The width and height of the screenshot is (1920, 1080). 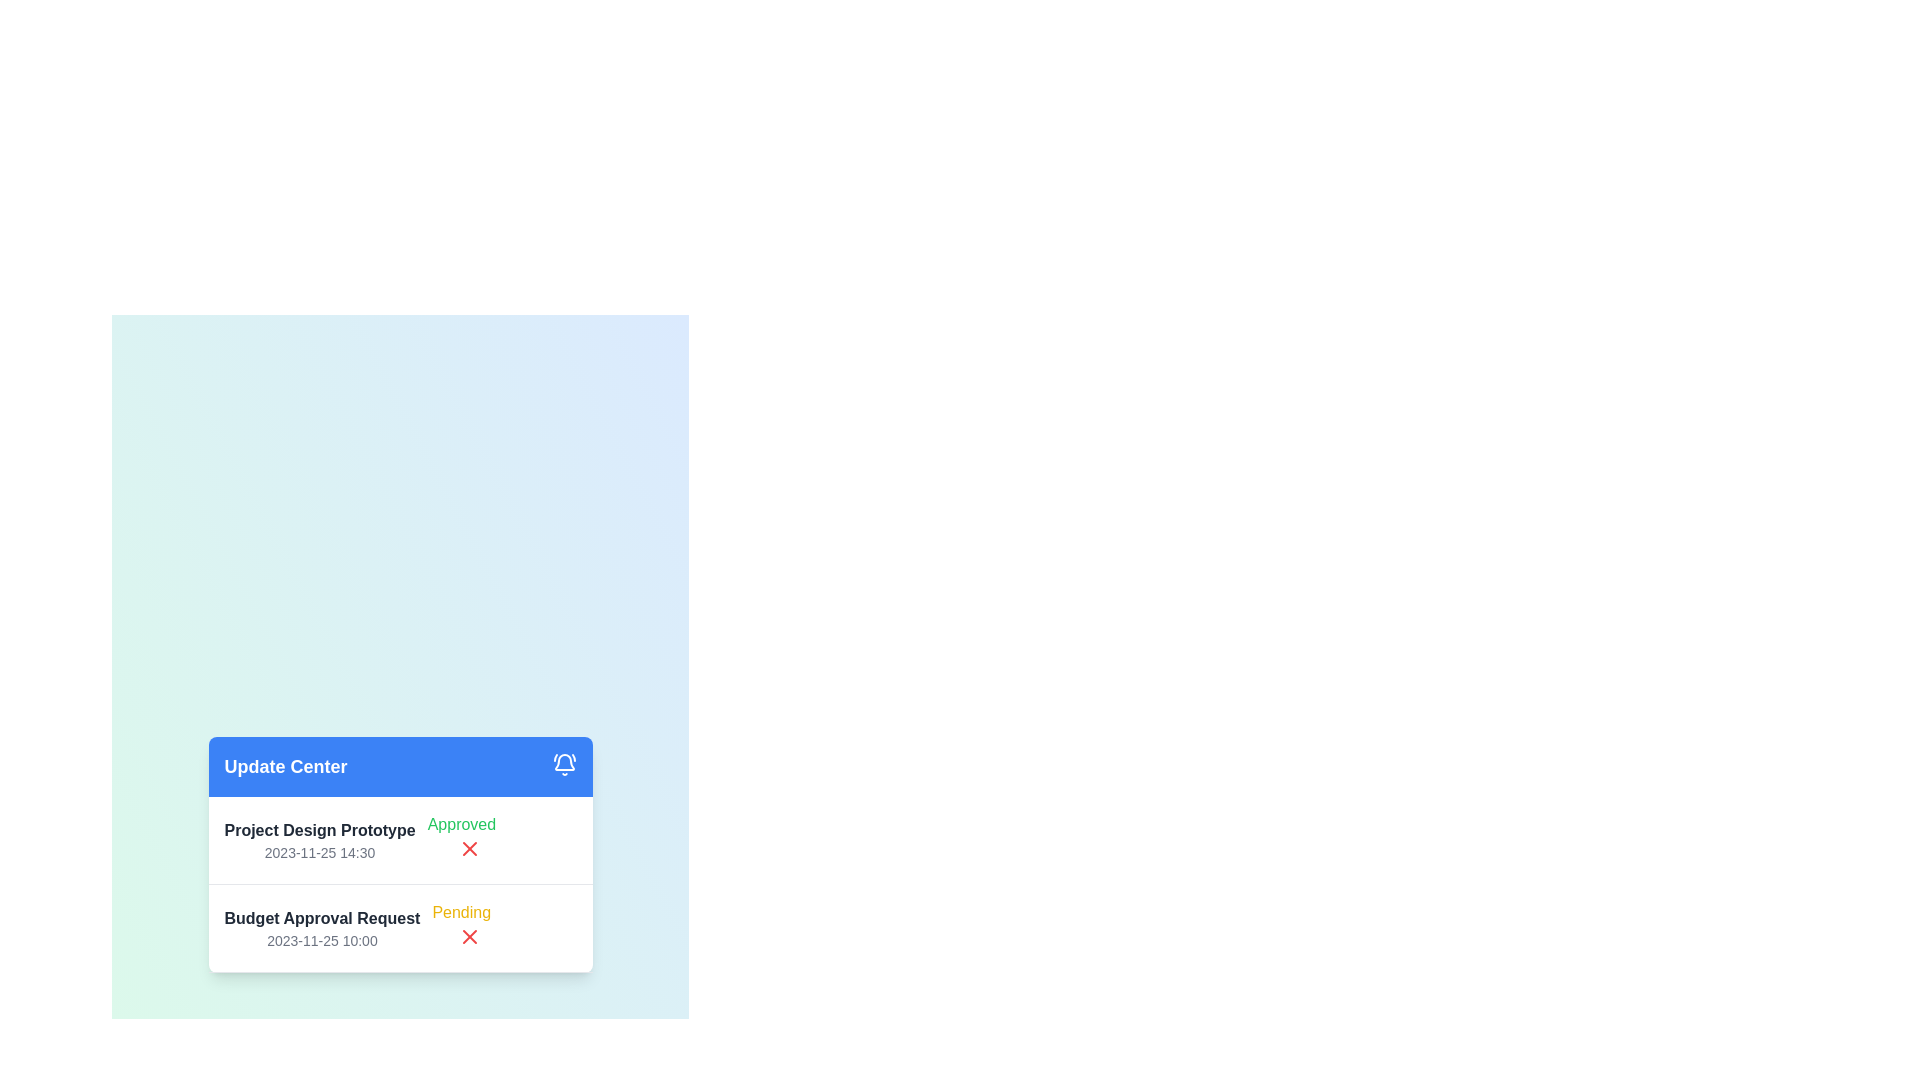 What do you see at coordinates (468, 937) in the screenshot?
I see `the action button located in the 'Budget Approval Request' row under the 'Update Center' section` at bounding box center [468, 937].